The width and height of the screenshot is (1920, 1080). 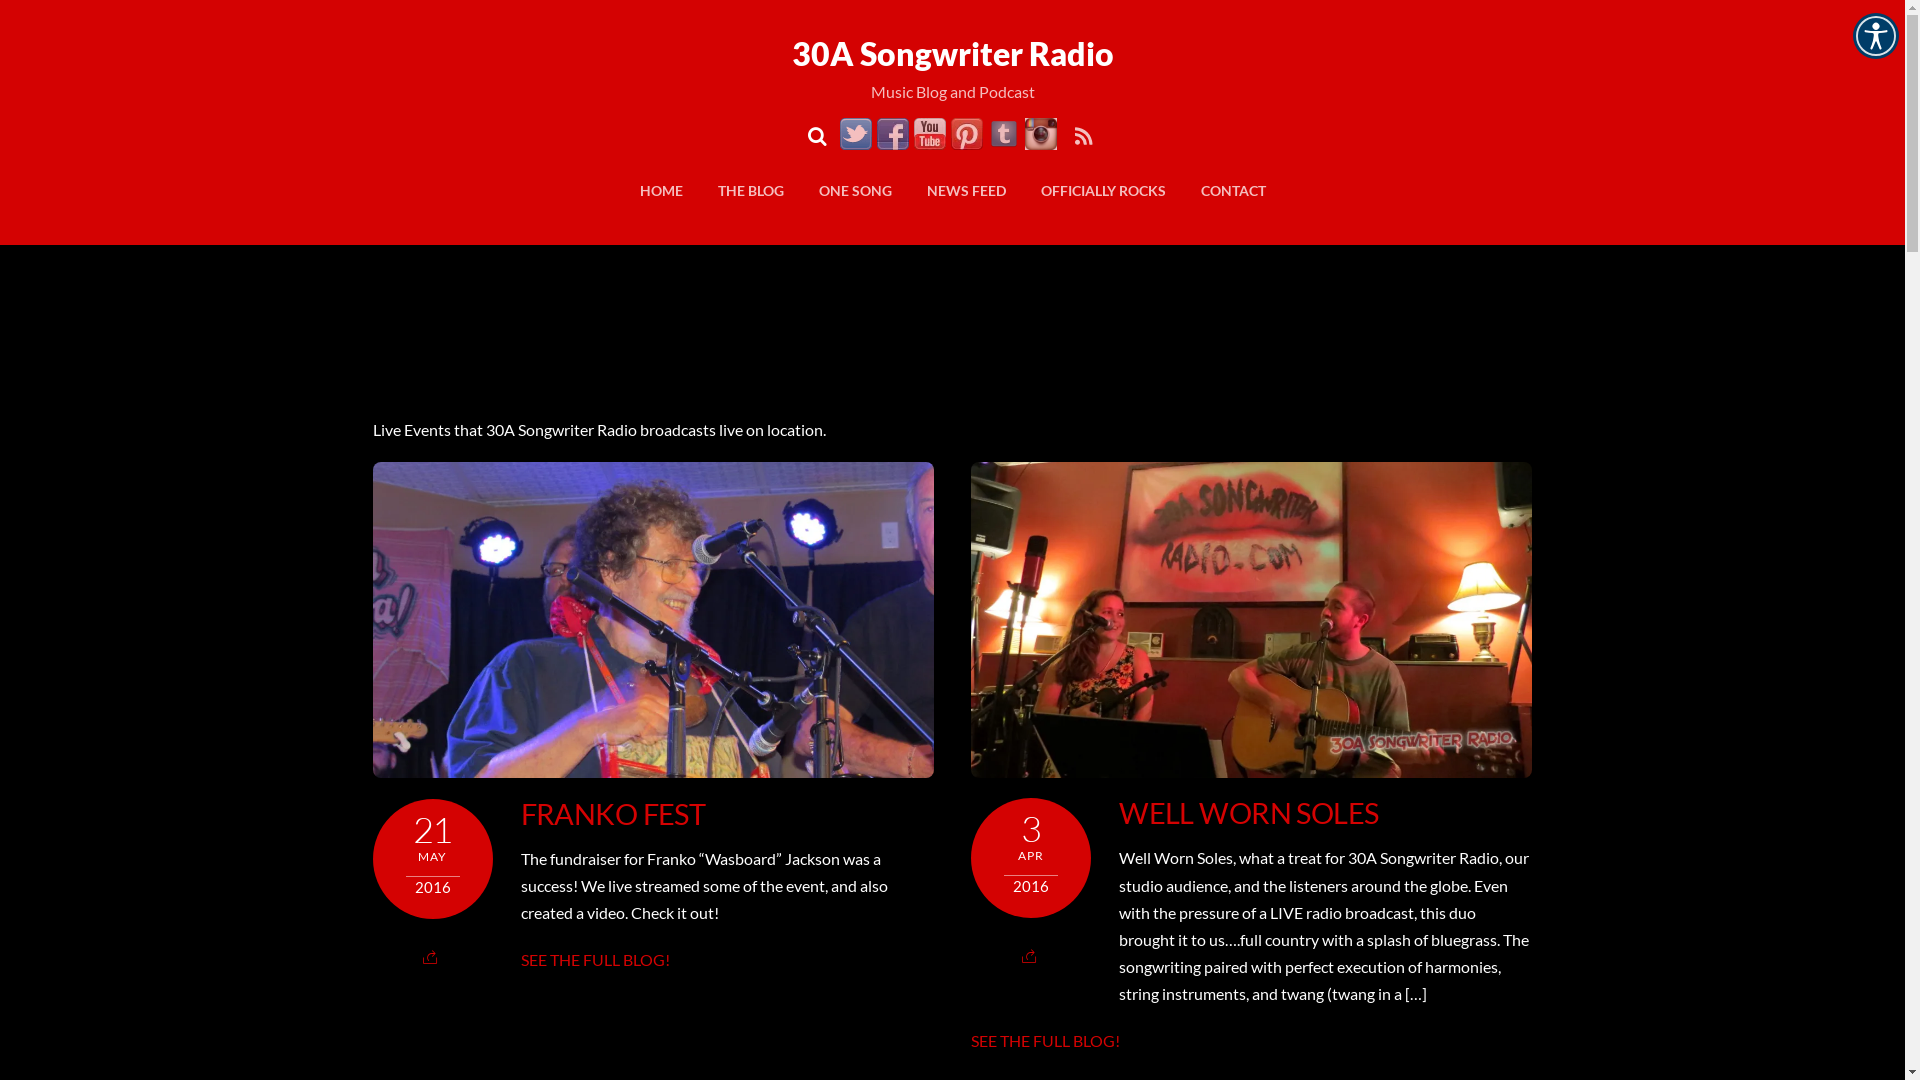 I want to click on 'CONTACT', so click(x=1231, y=190).